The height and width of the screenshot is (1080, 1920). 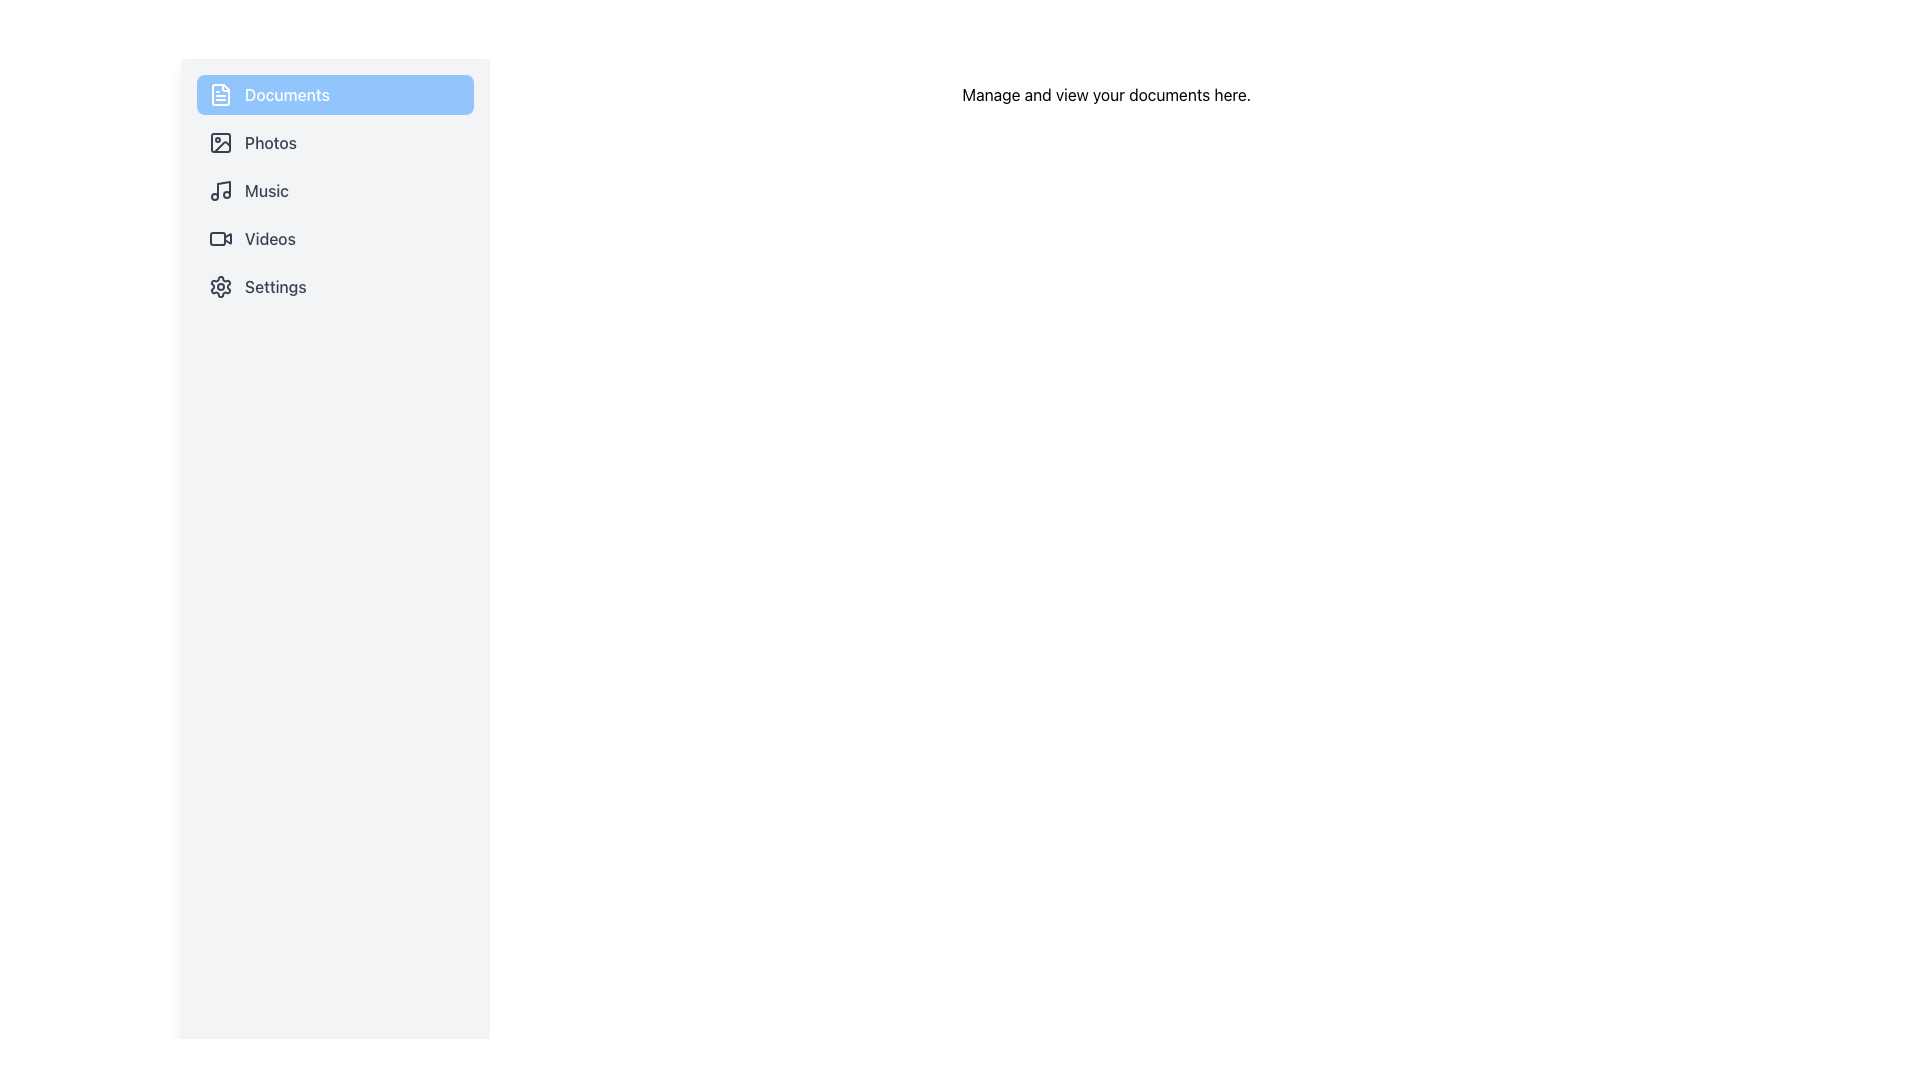 I want to click on the 'Documents' button in the navigation menu to potentially reveal a tooltip or additional information, so click(x=335, y=95).